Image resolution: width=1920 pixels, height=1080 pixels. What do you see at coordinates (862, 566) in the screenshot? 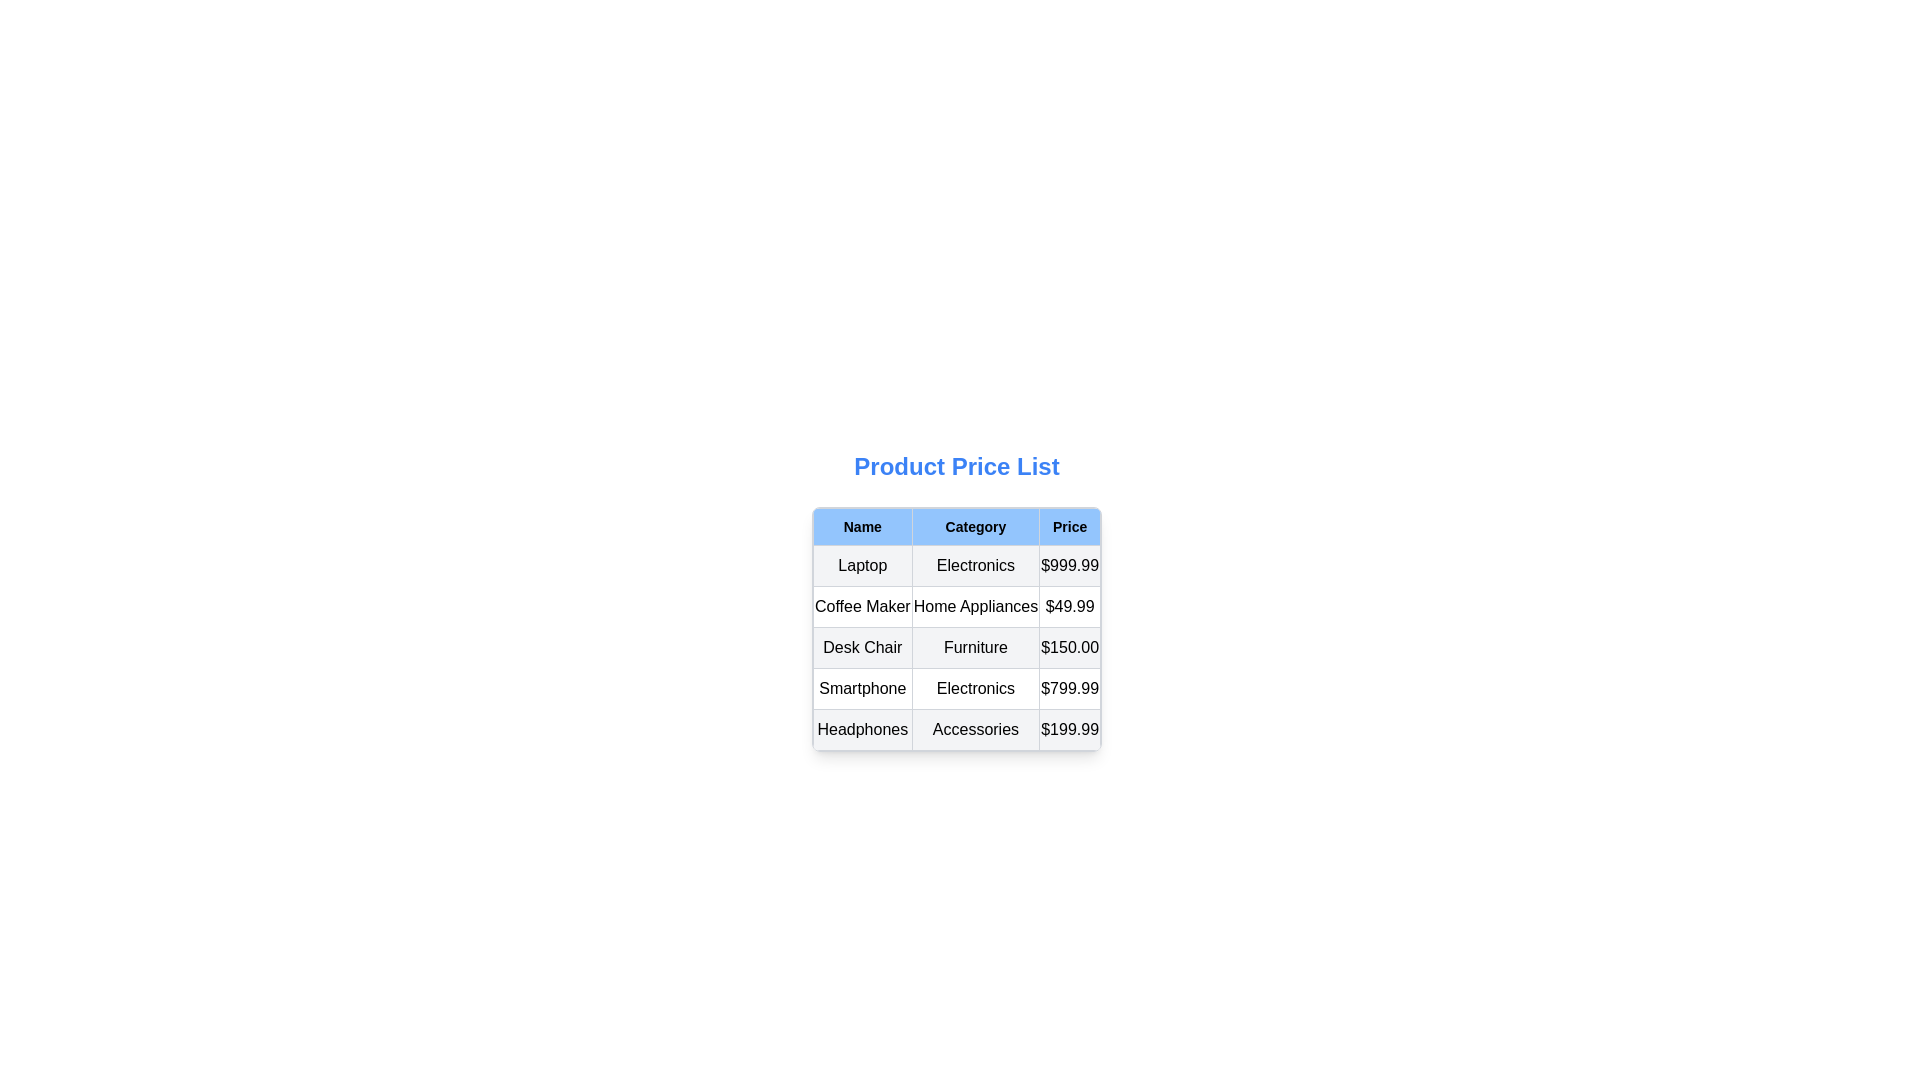
I see `the static text label containing the word 'Laptop' located in the first cell of the 'Name' column in the product table` at bounding box center [862, 566].